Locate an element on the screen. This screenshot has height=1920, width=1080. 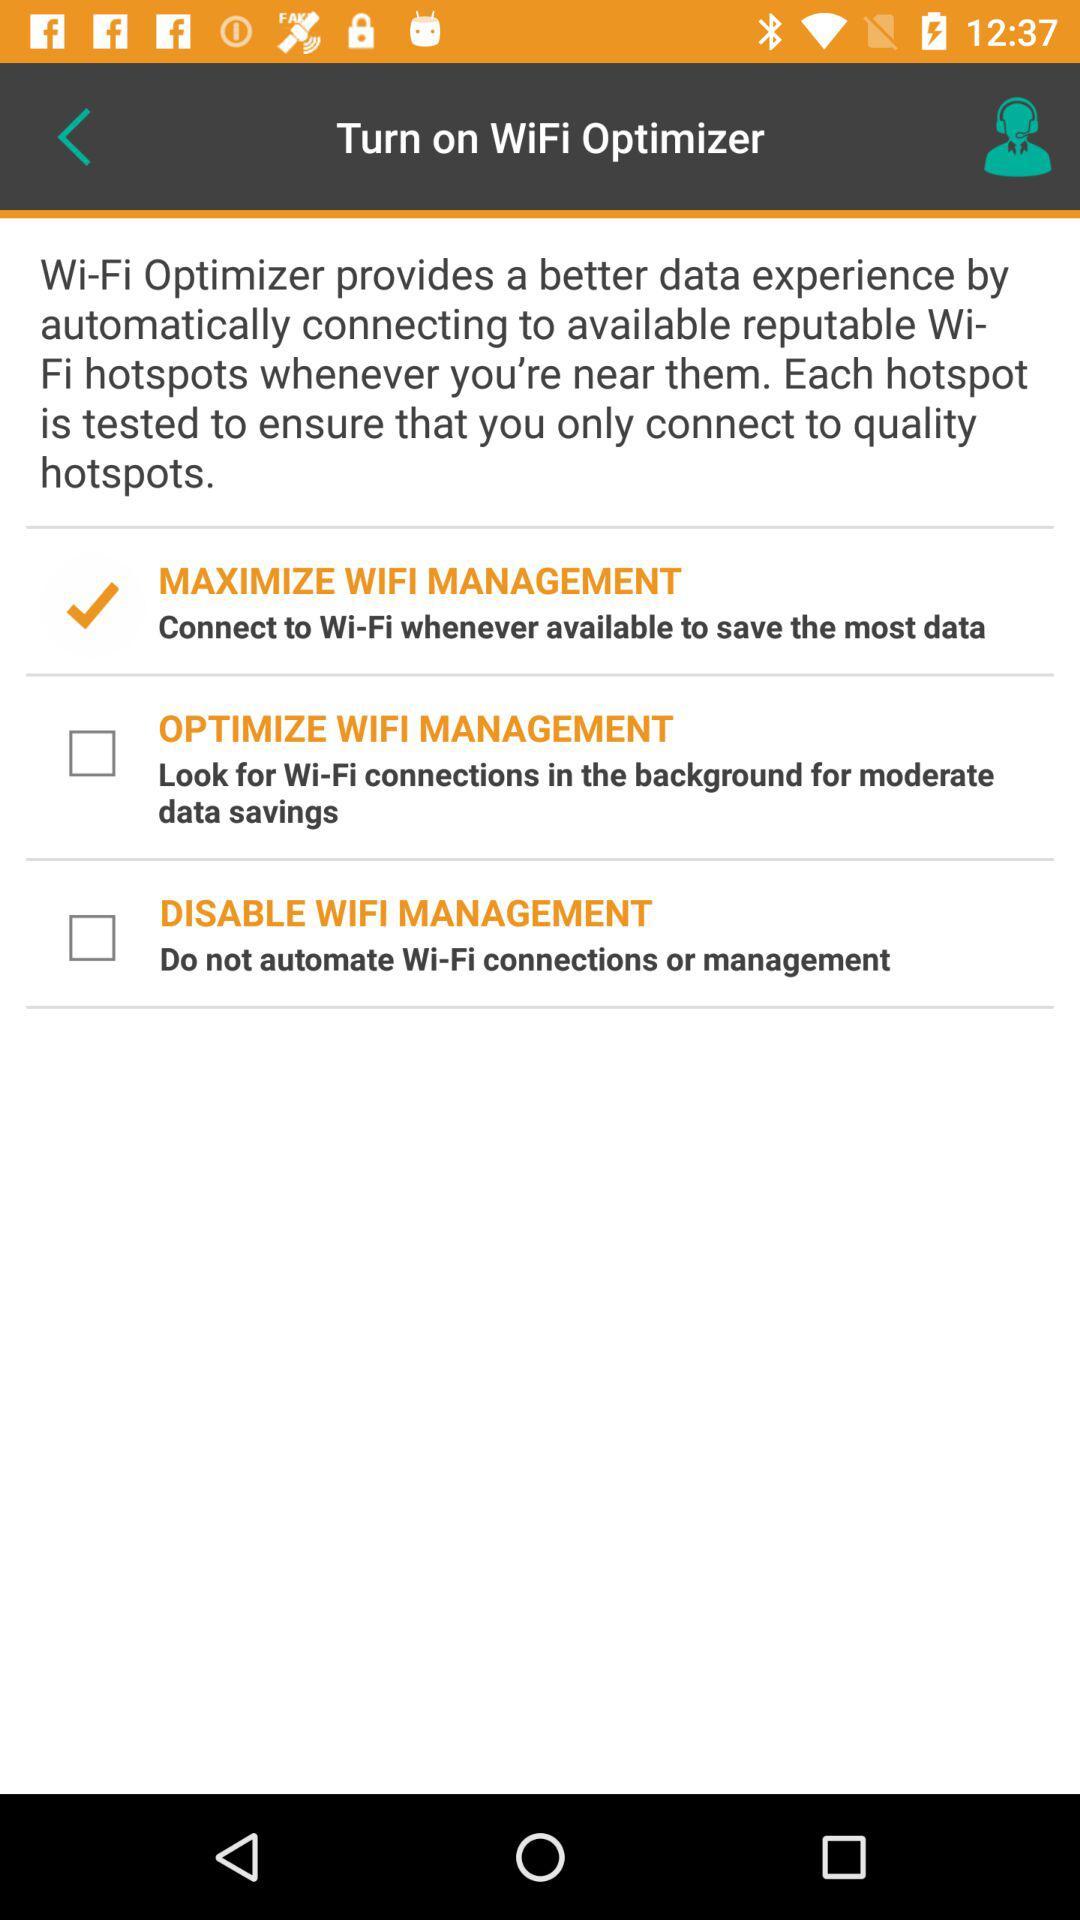
opiton is located at coordinates (92, 752).